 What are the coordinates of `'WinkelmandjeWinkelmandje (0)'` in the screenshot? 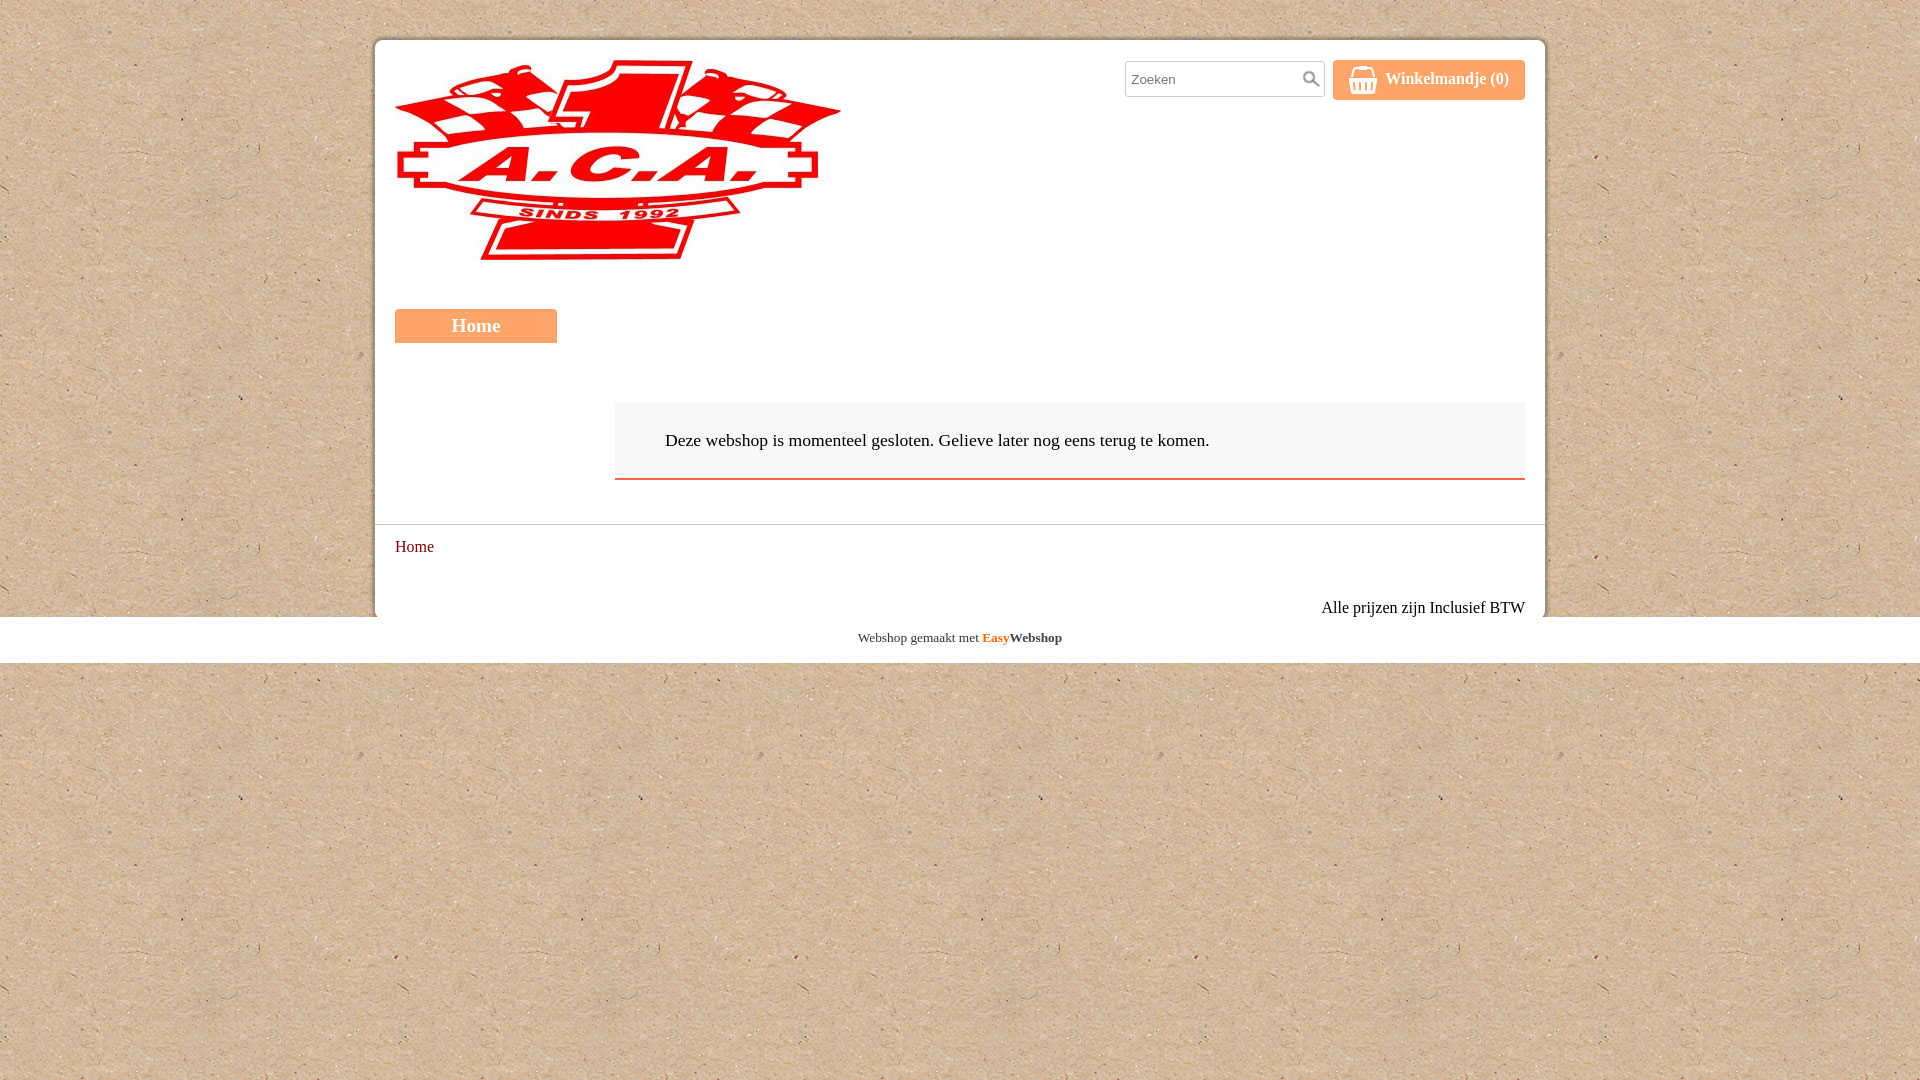 It's located at (1428, 79).